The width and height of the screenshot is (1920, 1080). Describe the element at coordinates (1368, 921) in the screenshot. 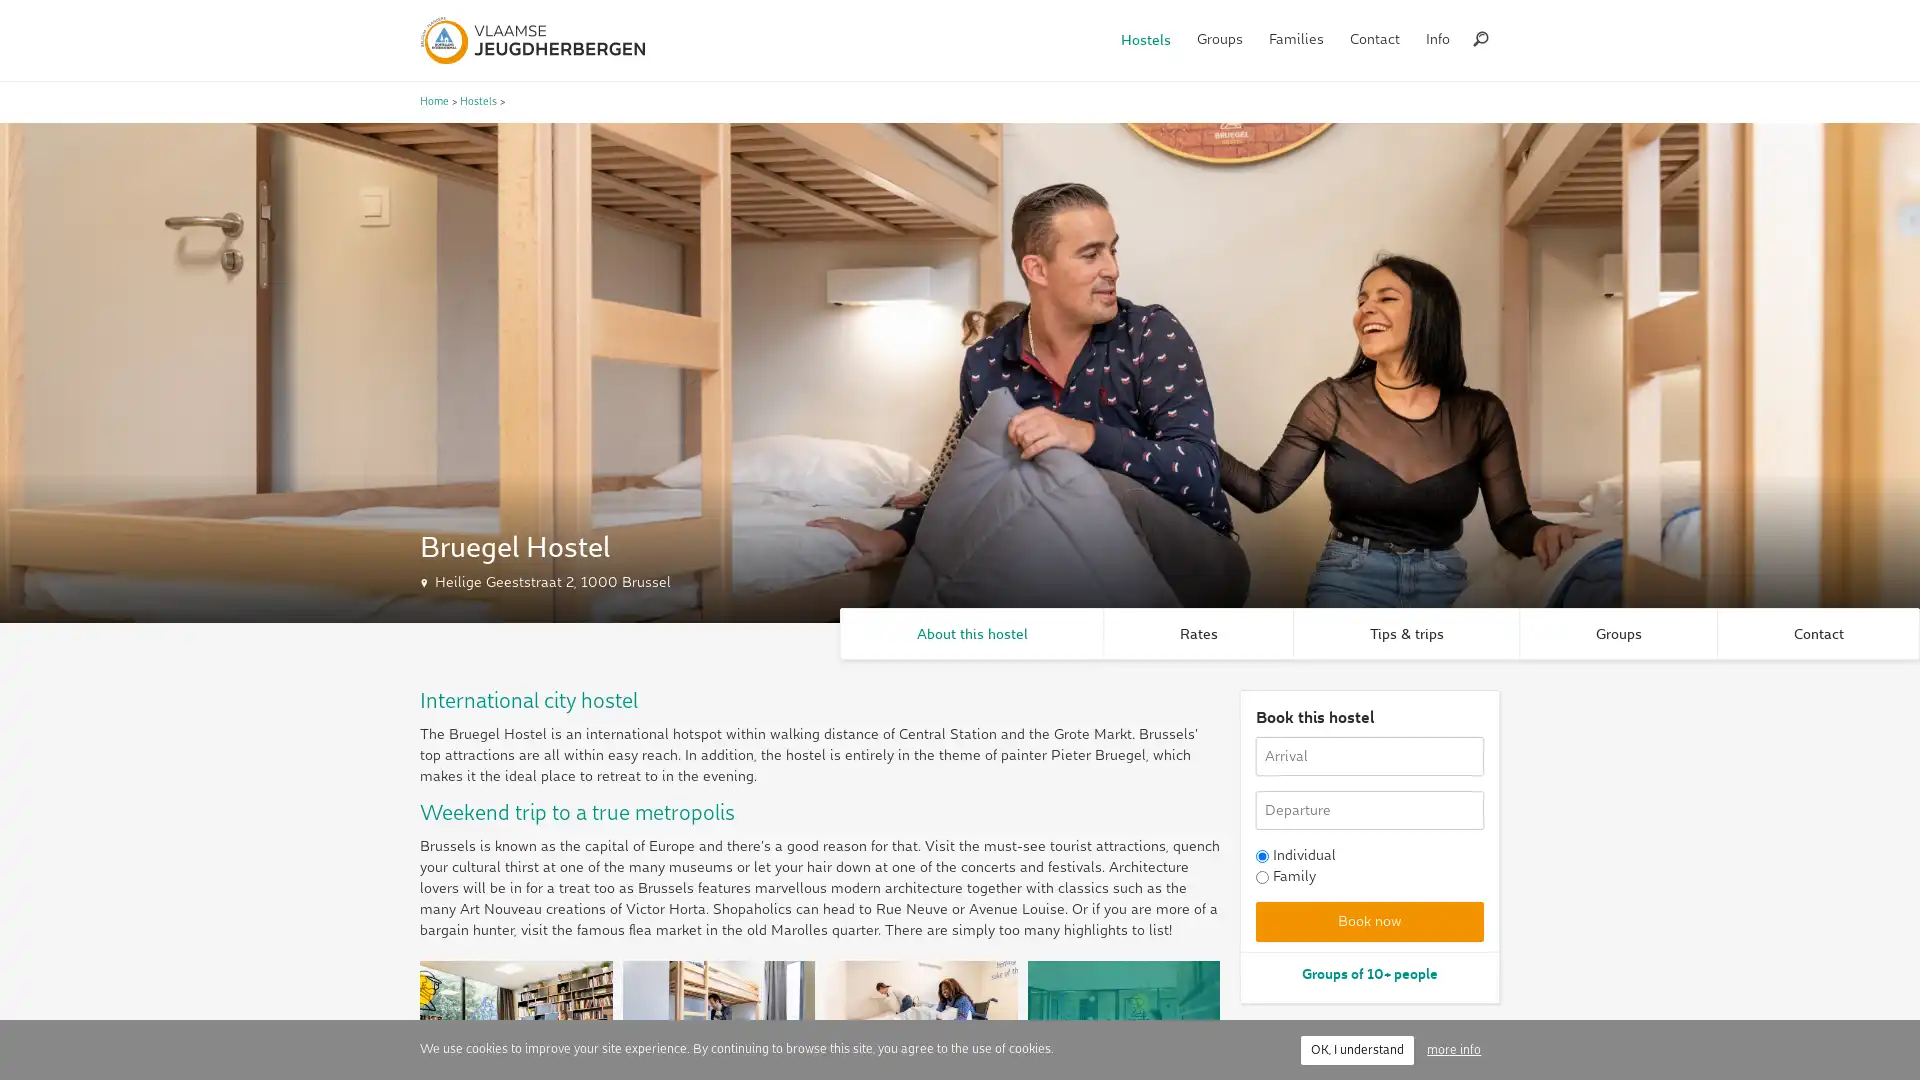

I see `Book now` at that location.